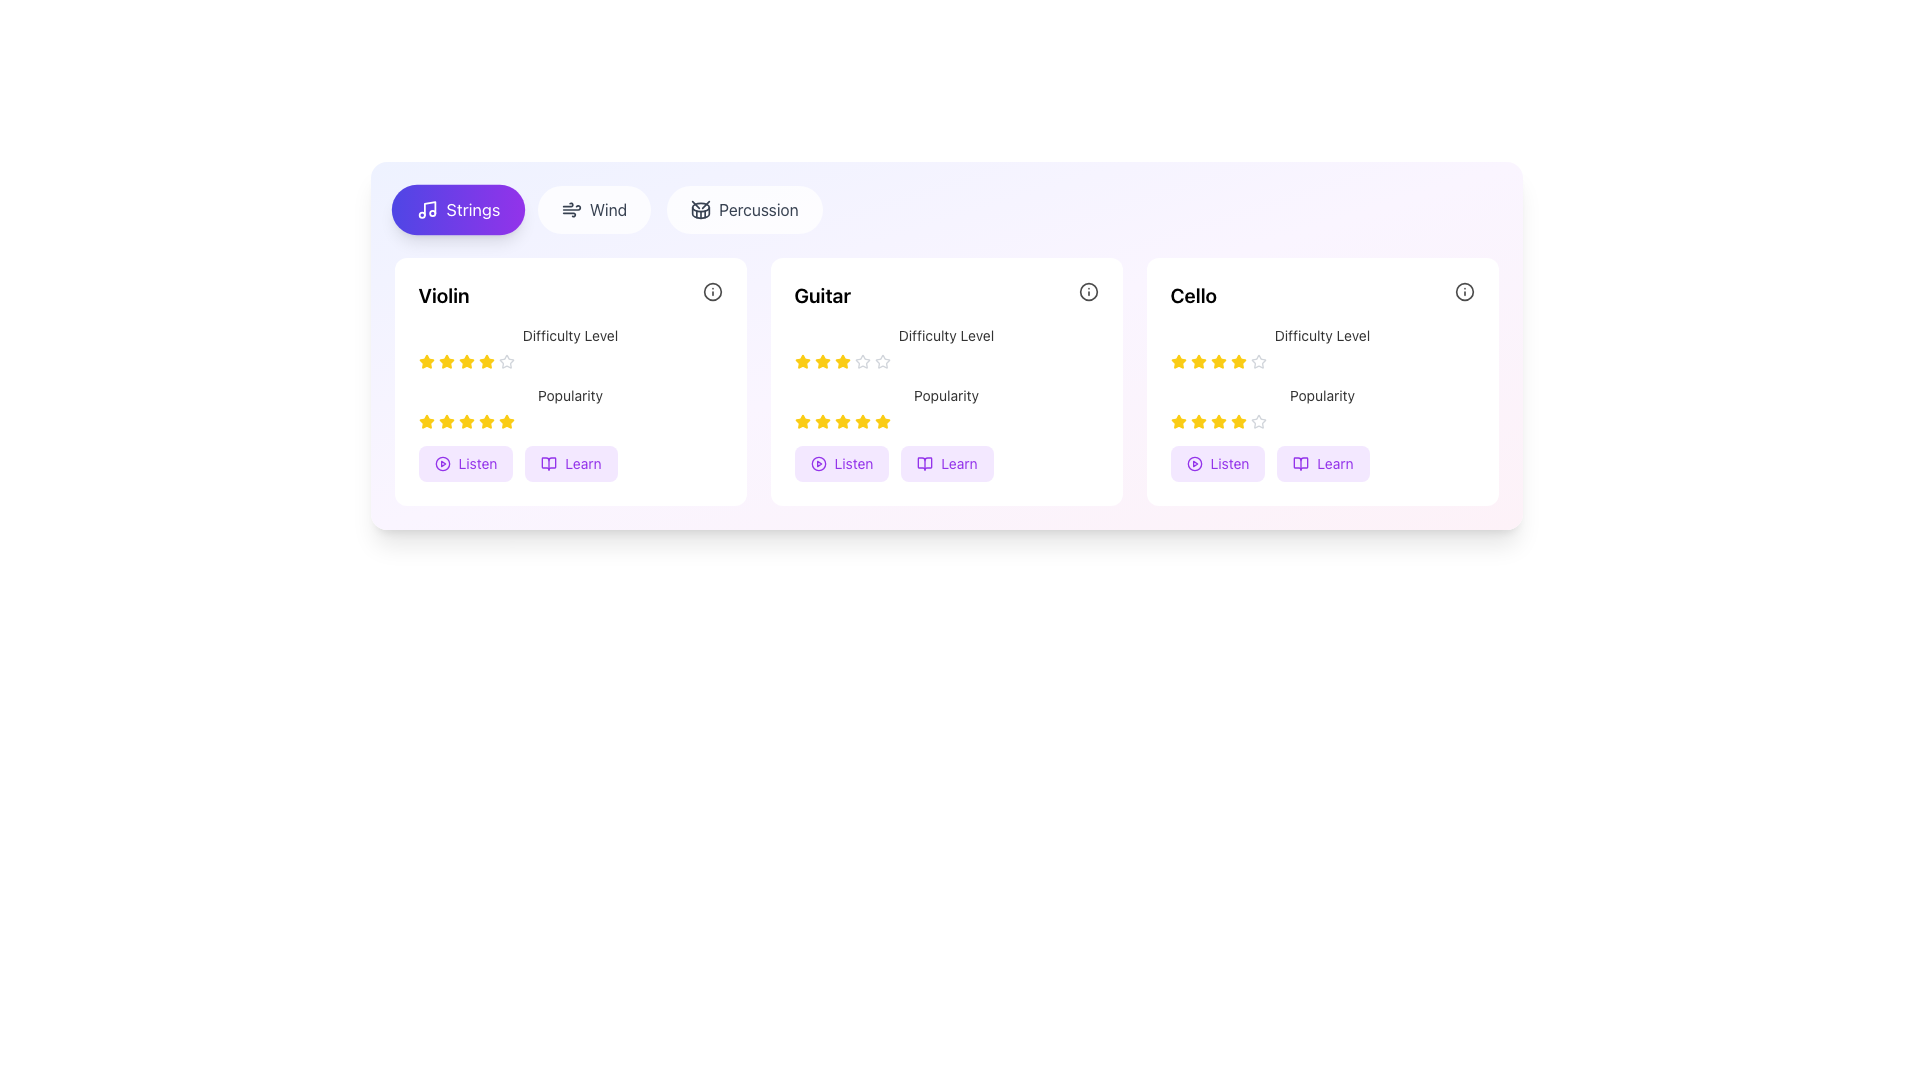  I want to click on the filled yellow star icon representing the first star in the difficulty rating for the Guitar section of the information card, so click(802, 361).